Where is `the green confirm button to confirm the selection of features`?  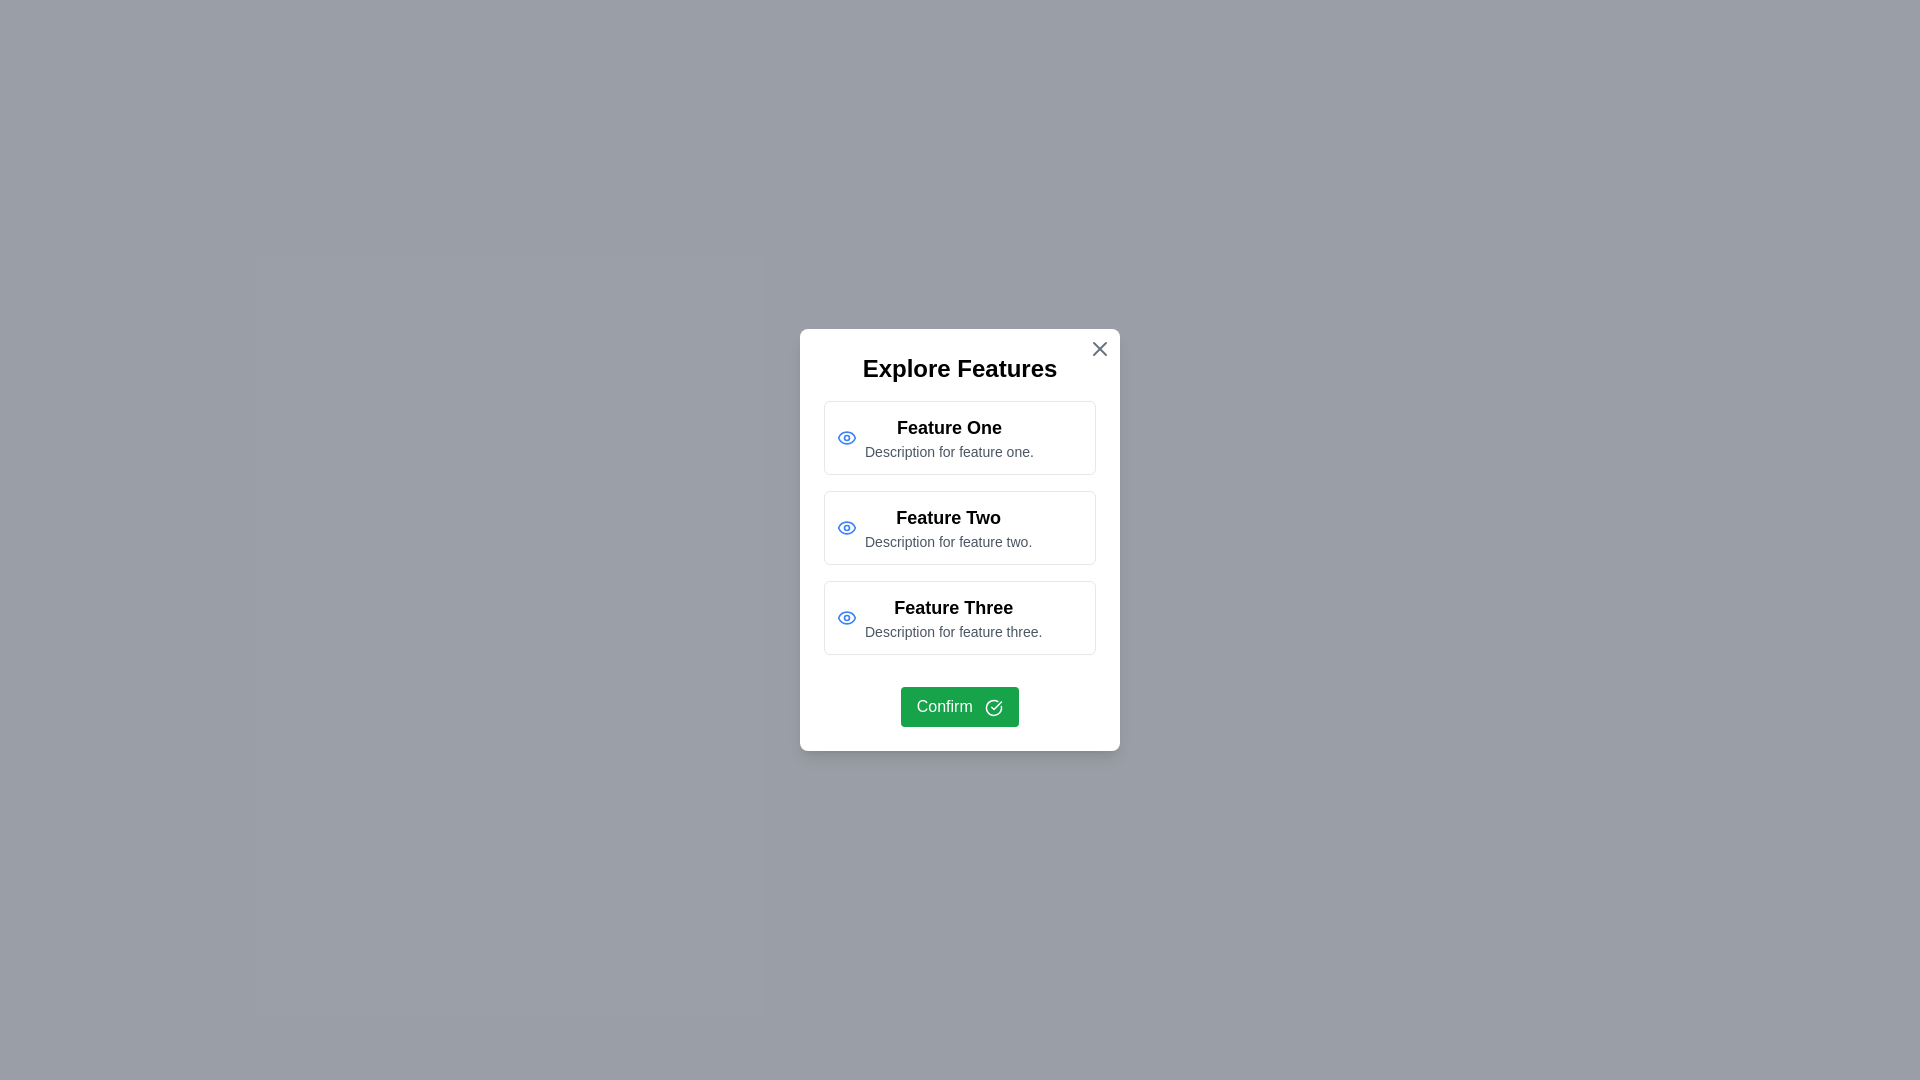
the green confirm button to confirm the selection of features is located at coordinates (960, 705).